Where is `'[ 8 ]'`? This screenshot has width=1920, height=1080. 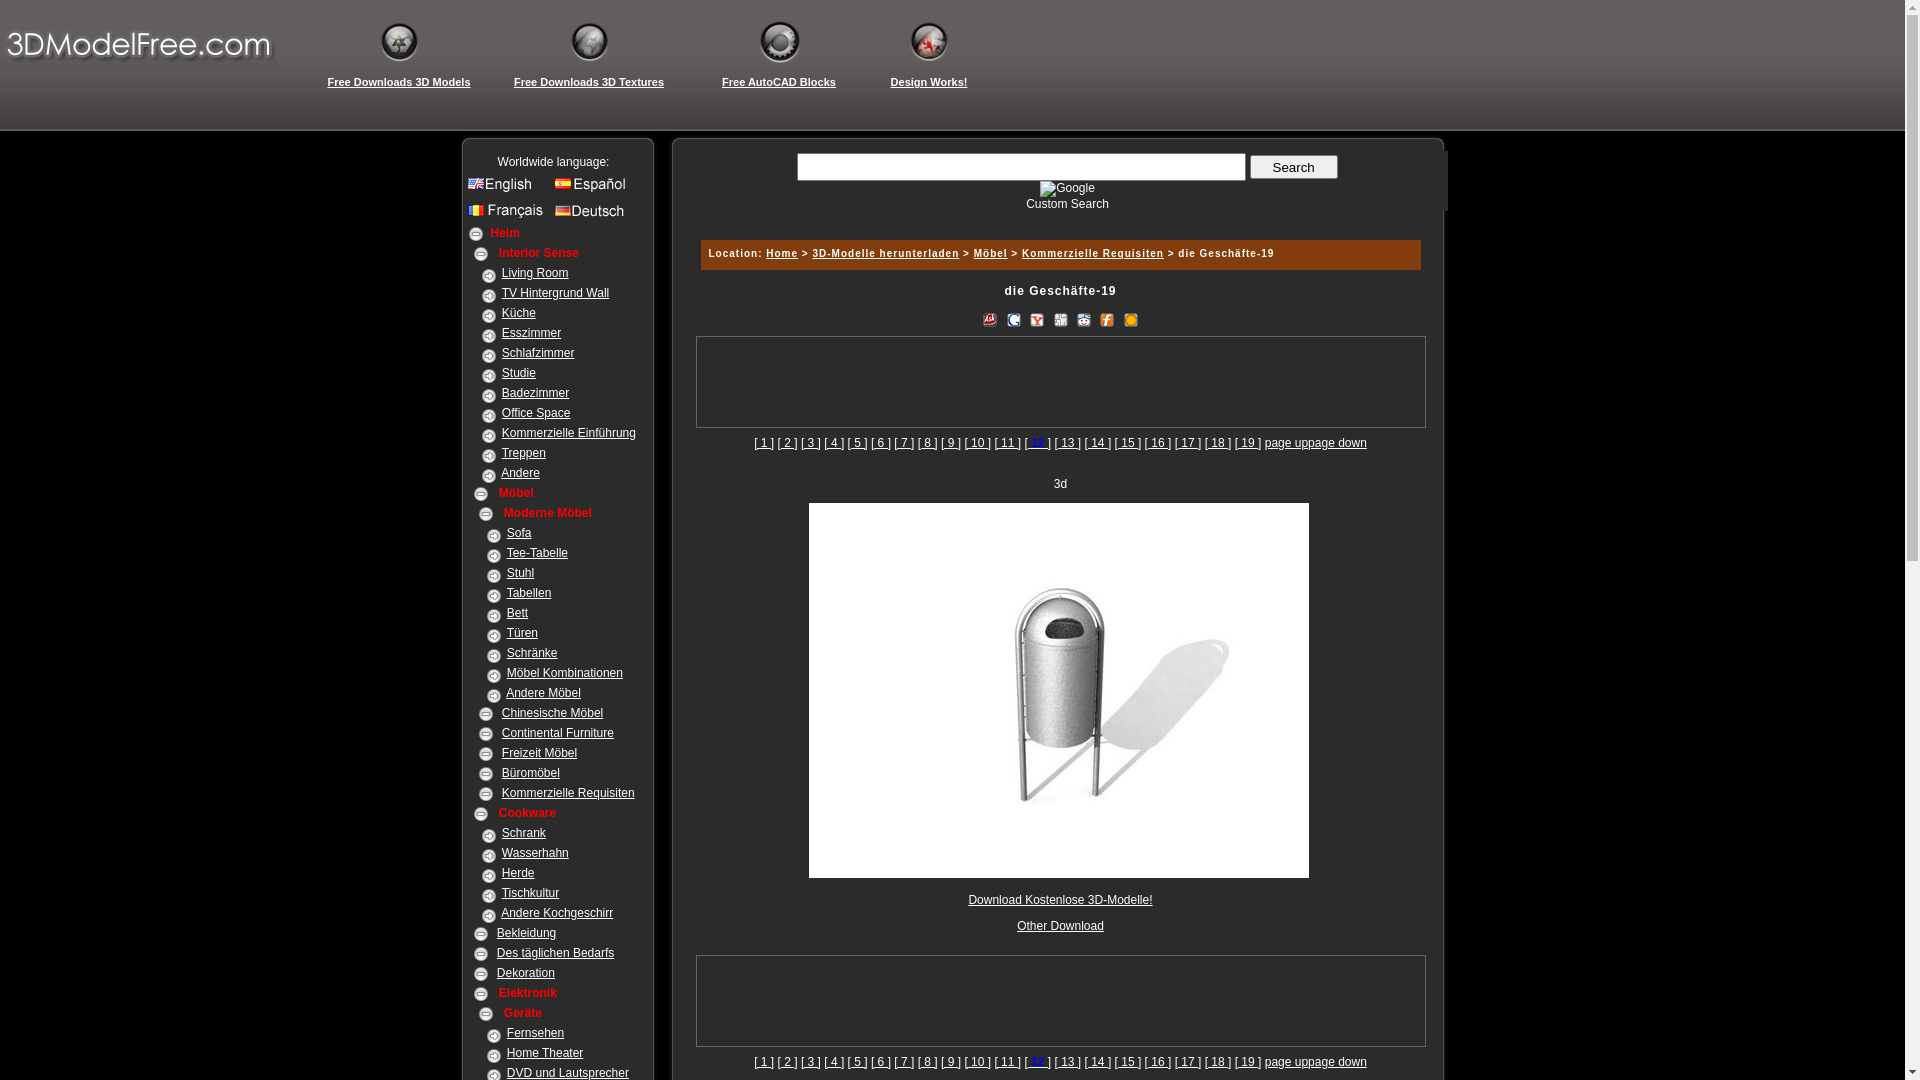
'[ 8 ]' is located at coordinates (926, 442).